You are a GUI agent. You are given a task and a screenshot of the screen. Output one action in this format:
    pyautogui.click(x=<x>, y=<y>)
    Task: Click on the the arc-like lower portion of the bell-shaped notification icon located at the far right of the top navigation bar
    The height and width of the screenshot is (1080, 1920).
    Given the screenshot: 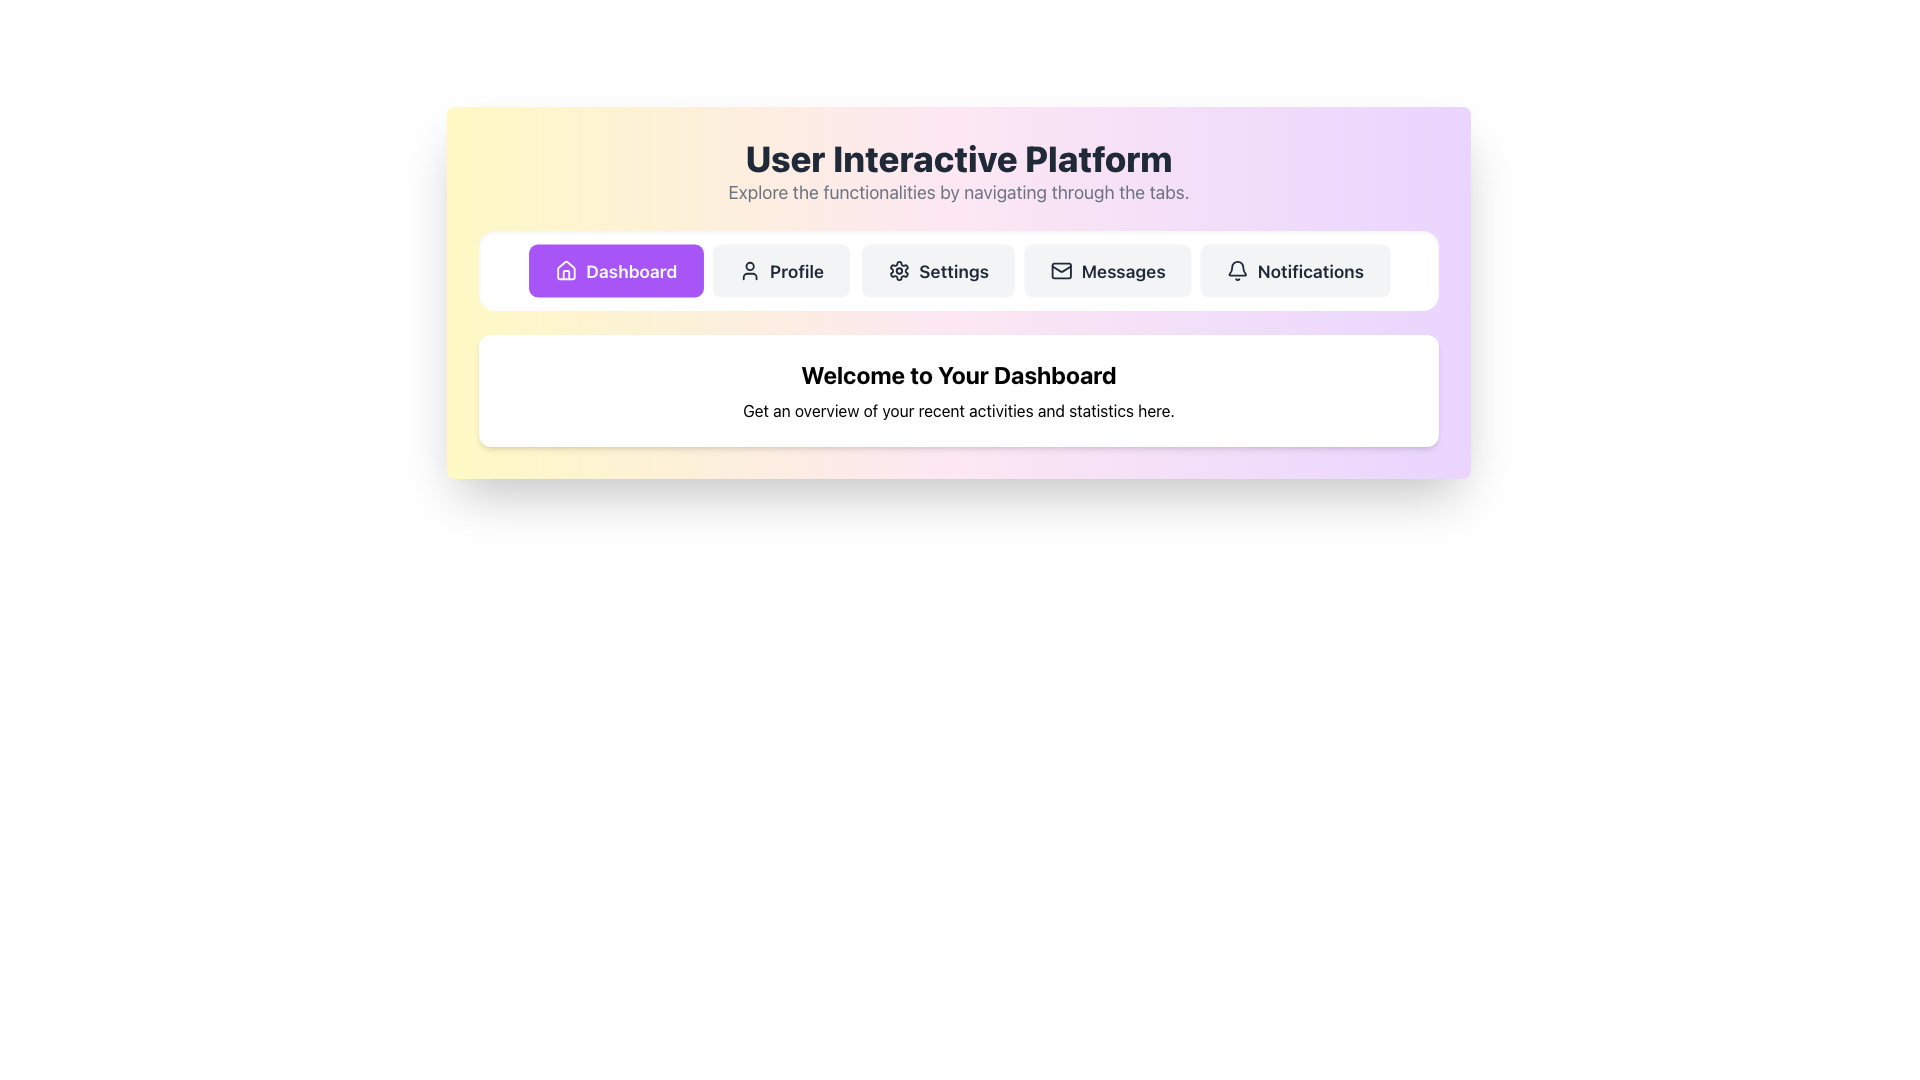 What is the action you would take?
    pyautogui.click(x=1236, y=267)
    